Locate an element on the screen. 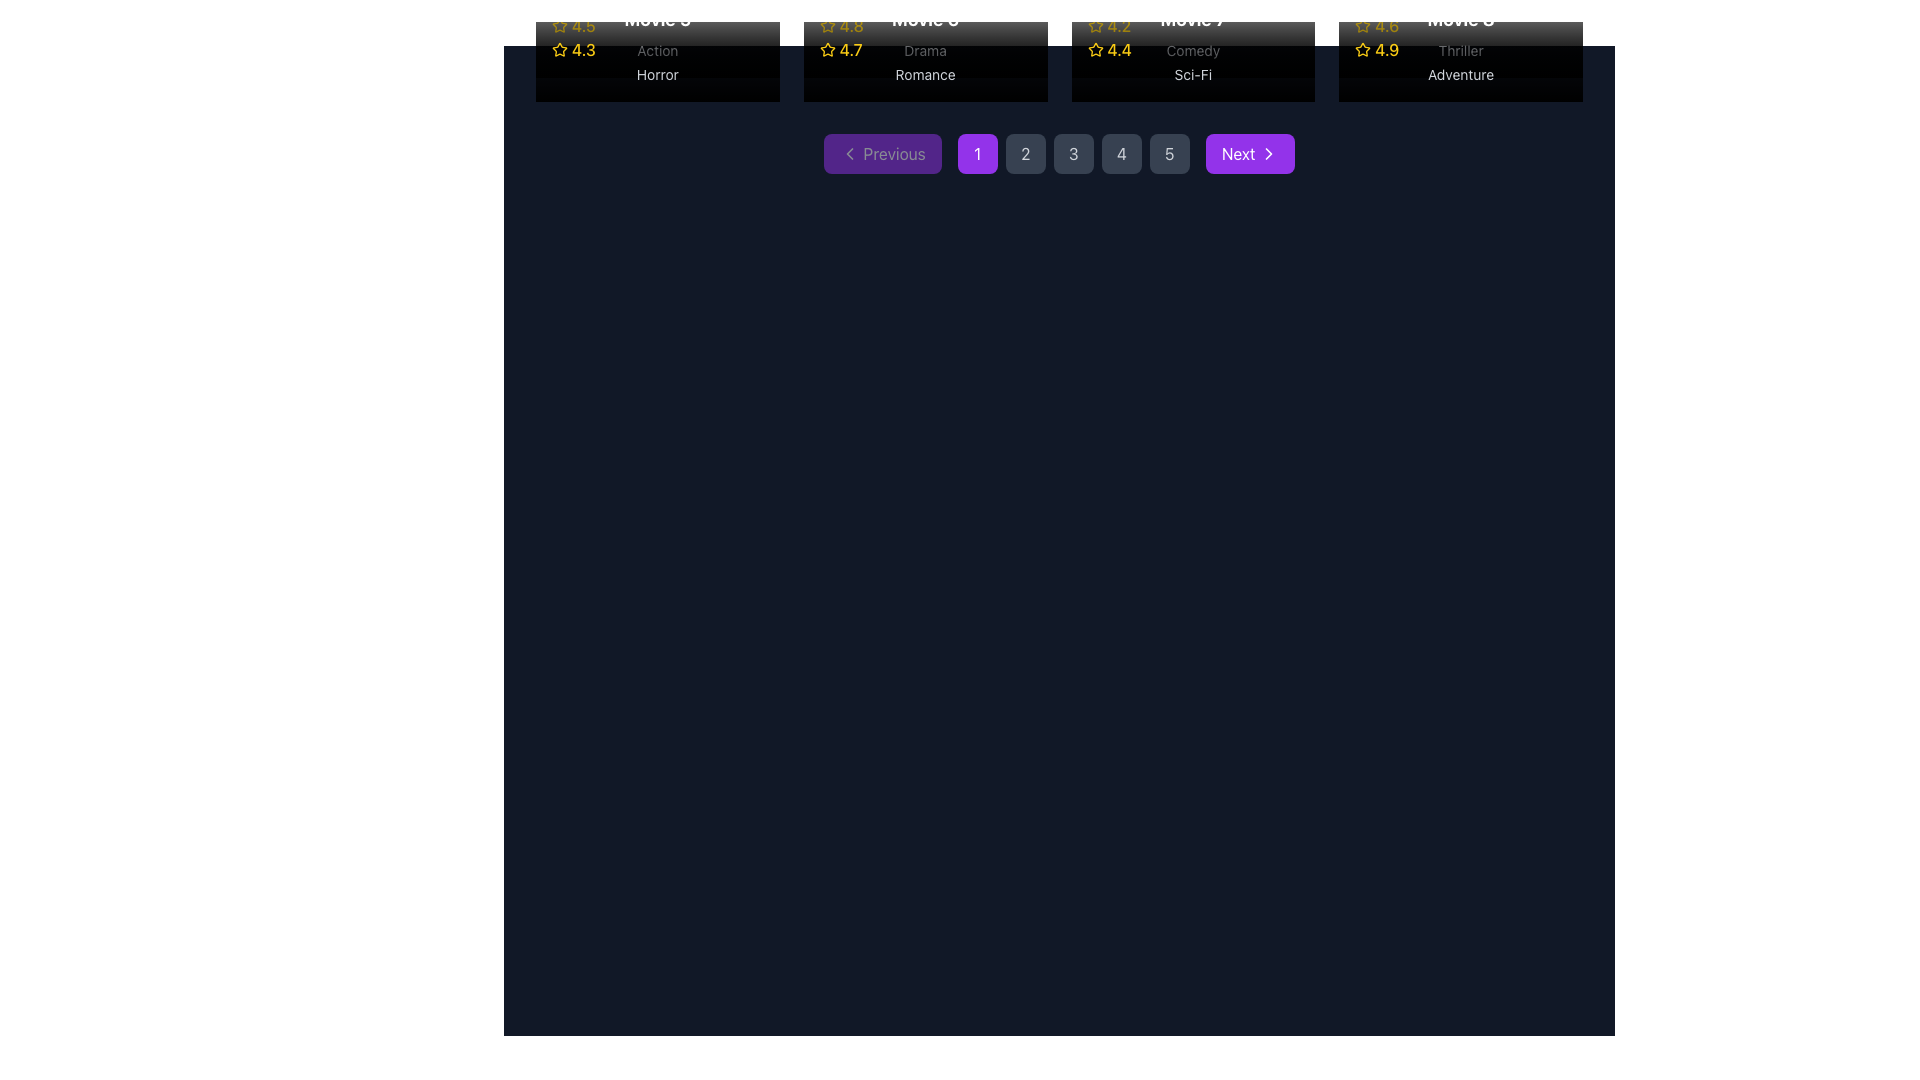 The width and height of the screenshot is (1920, 1080). the star icon that signifies a 4.7 rating value, located in the upper central portion of the interface, to interact with its associated functionality is located at coordinates (827, 49).